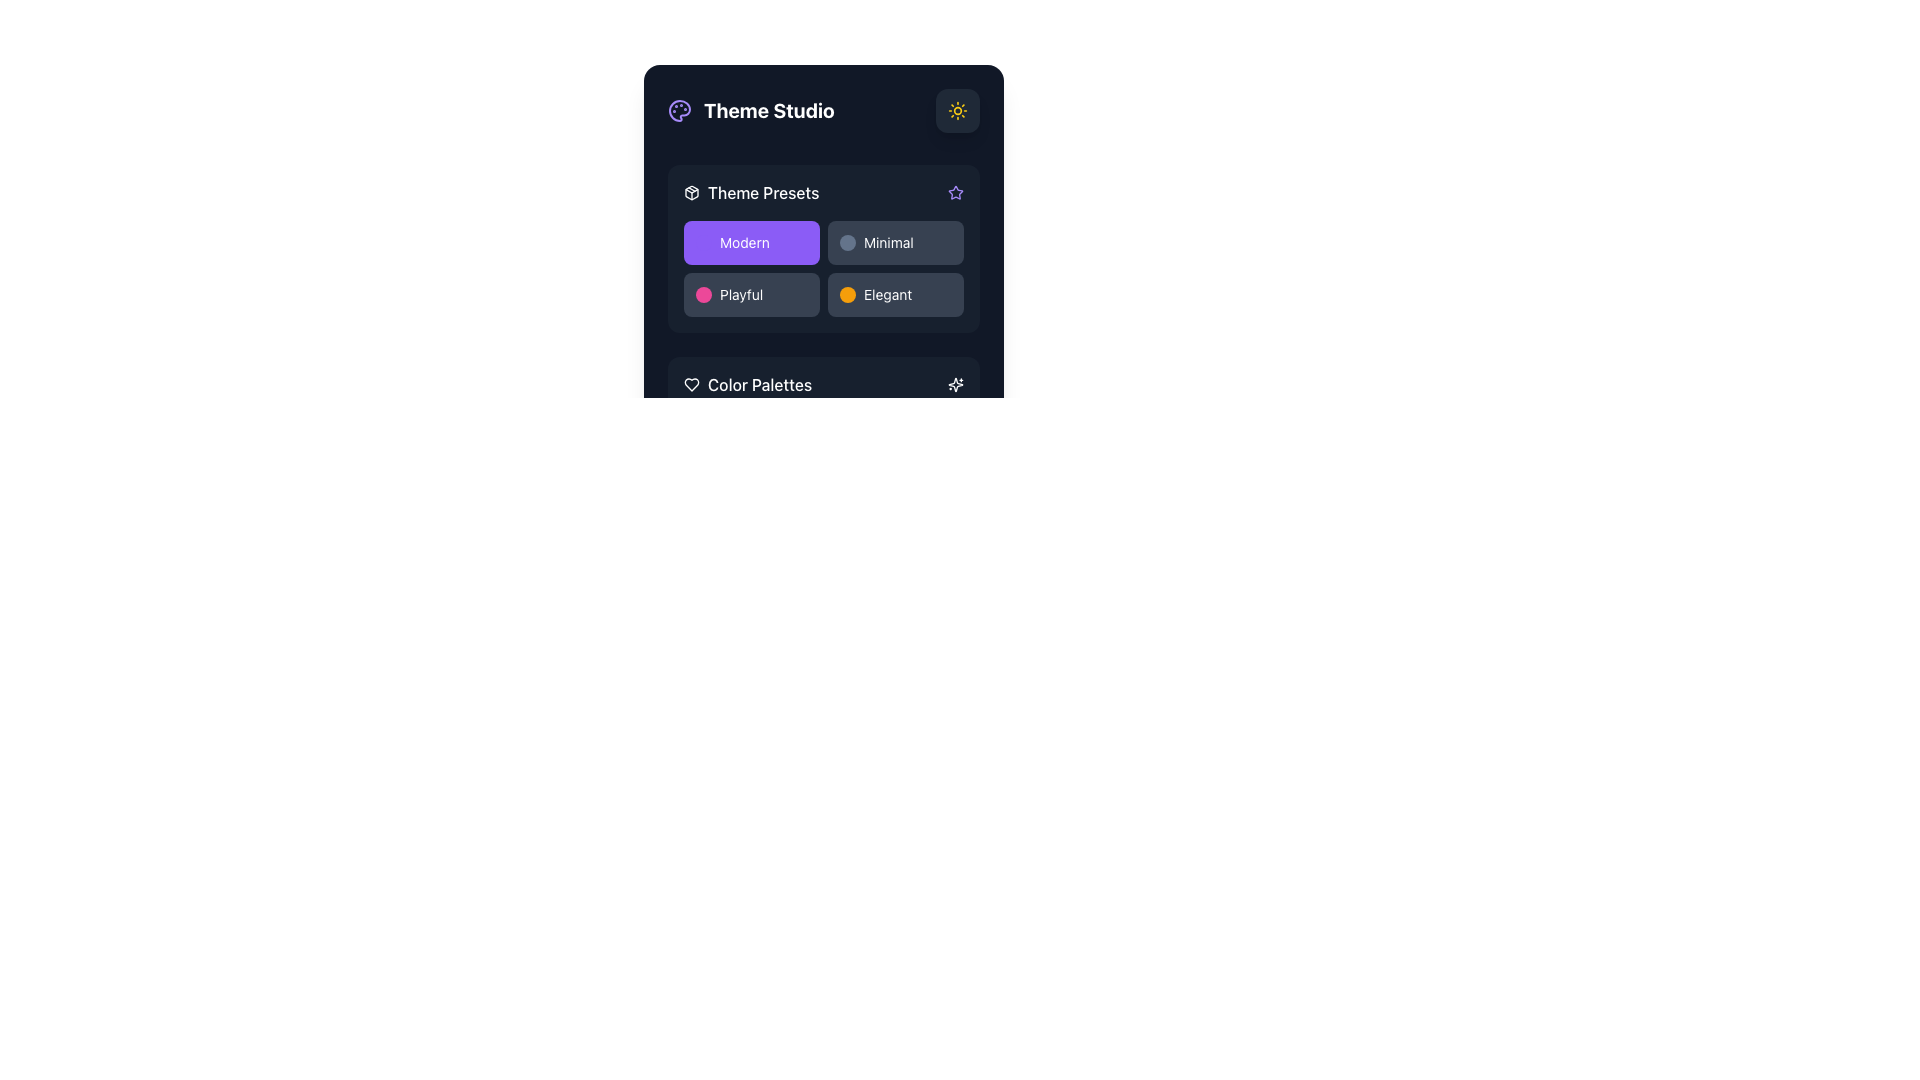  What do you see at coordinates (747, 385) in the screenshot?
I see `the text label for the color palette section, which is the first item in the vertical layout under the 'Theme Studio' heading` at bounding box center [747, 385].